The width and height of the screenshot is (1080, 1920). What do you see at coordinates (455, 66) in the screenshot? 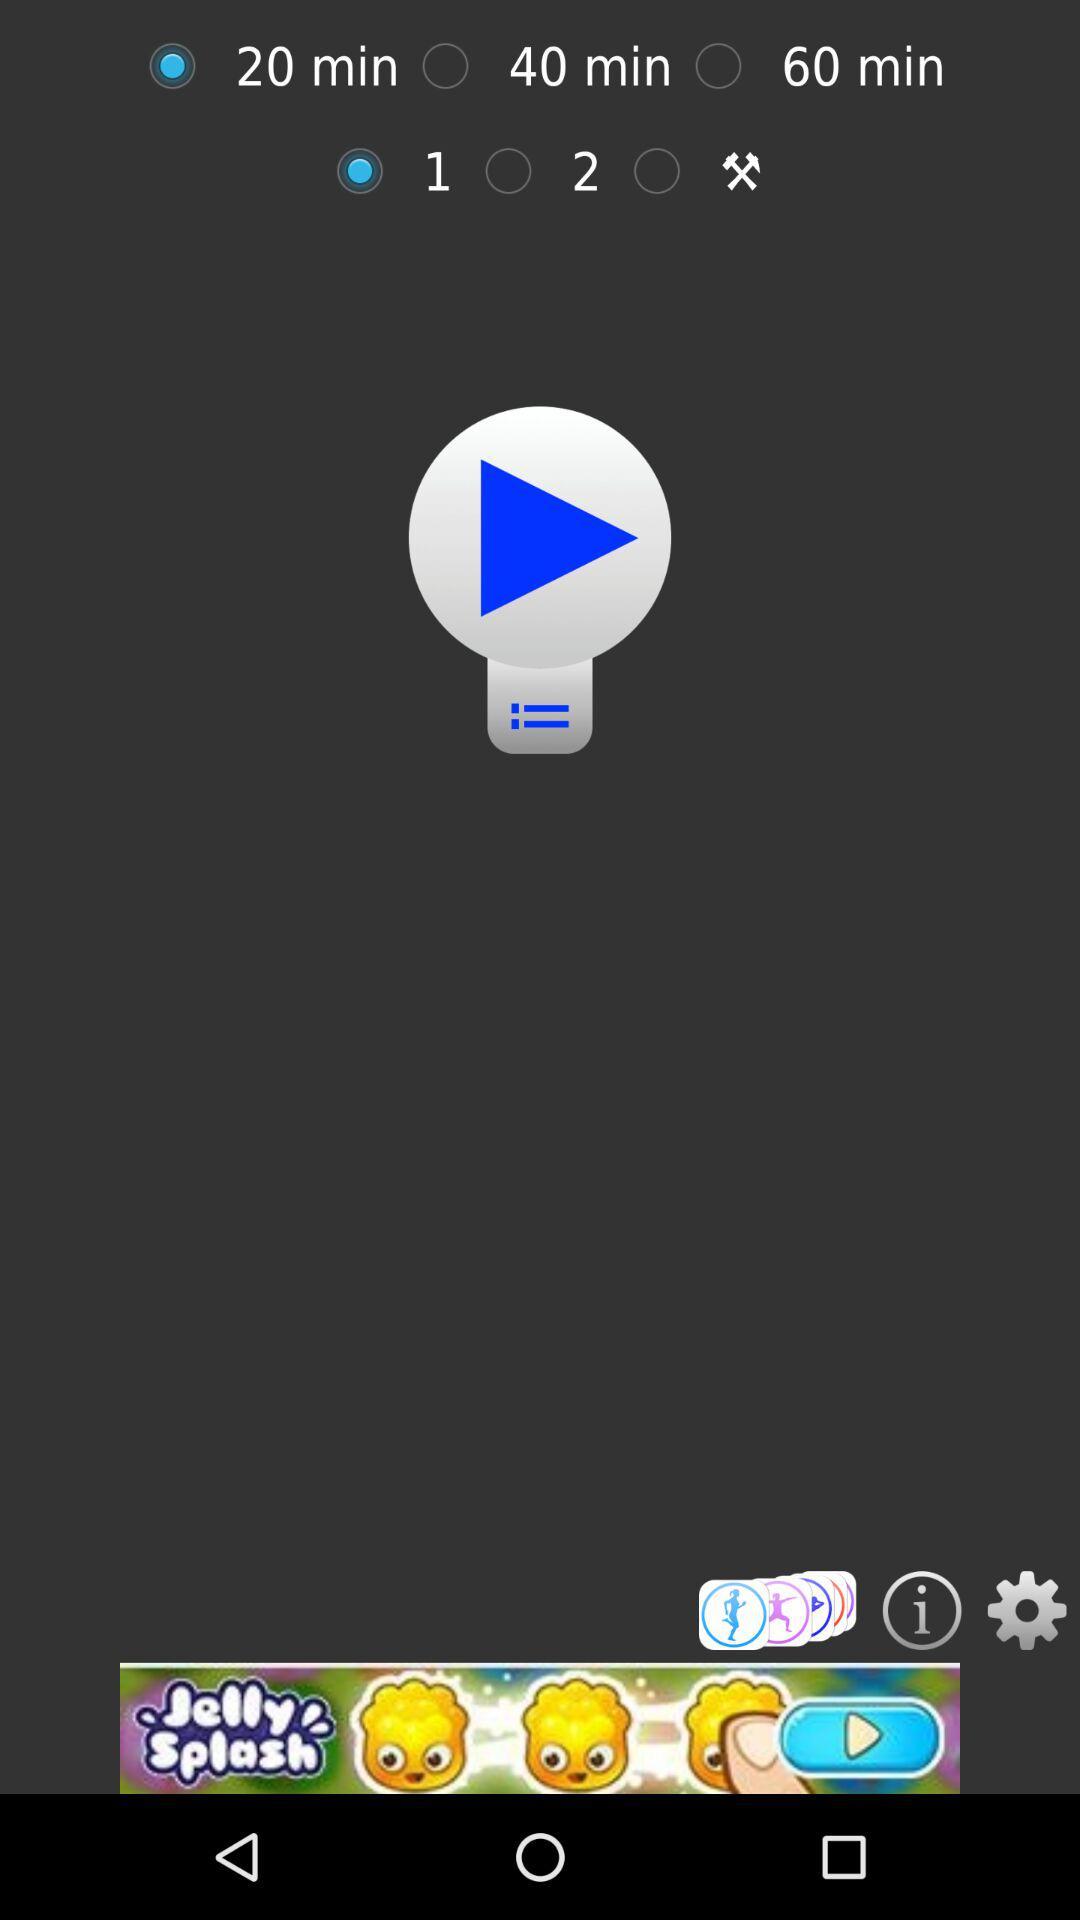
I see `page` at bounding box center [455, 66].